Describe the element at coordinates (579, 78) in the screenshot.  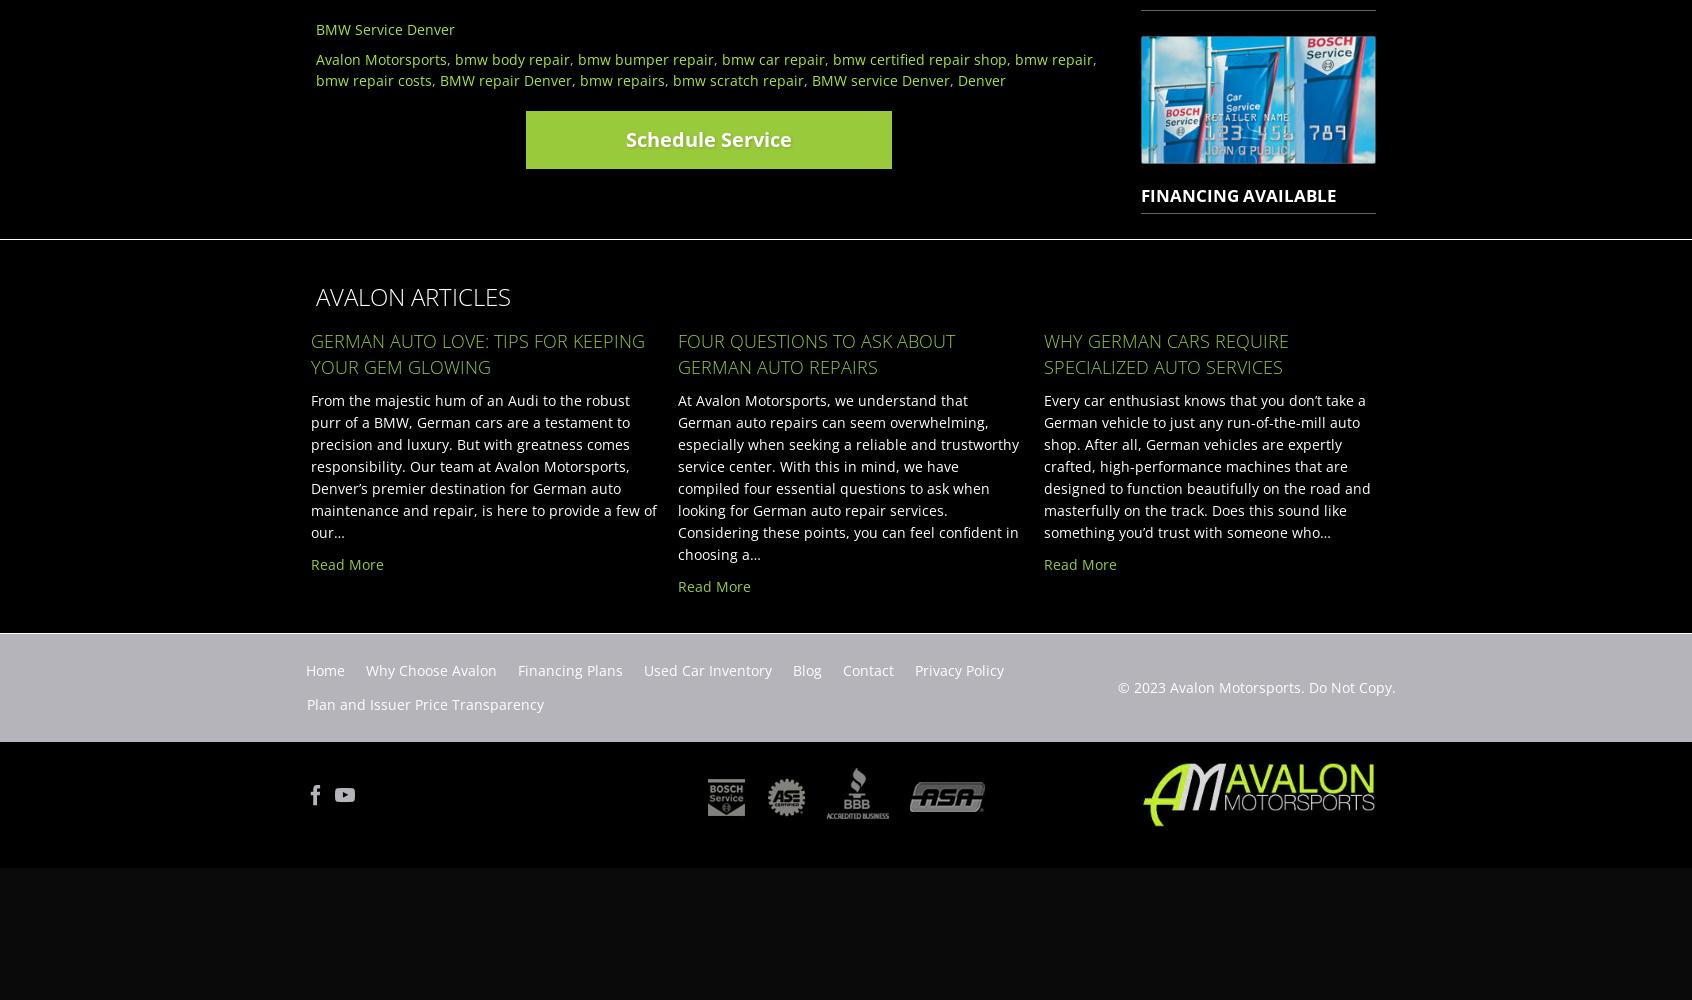
I see `'bmw repairs'` at that location.